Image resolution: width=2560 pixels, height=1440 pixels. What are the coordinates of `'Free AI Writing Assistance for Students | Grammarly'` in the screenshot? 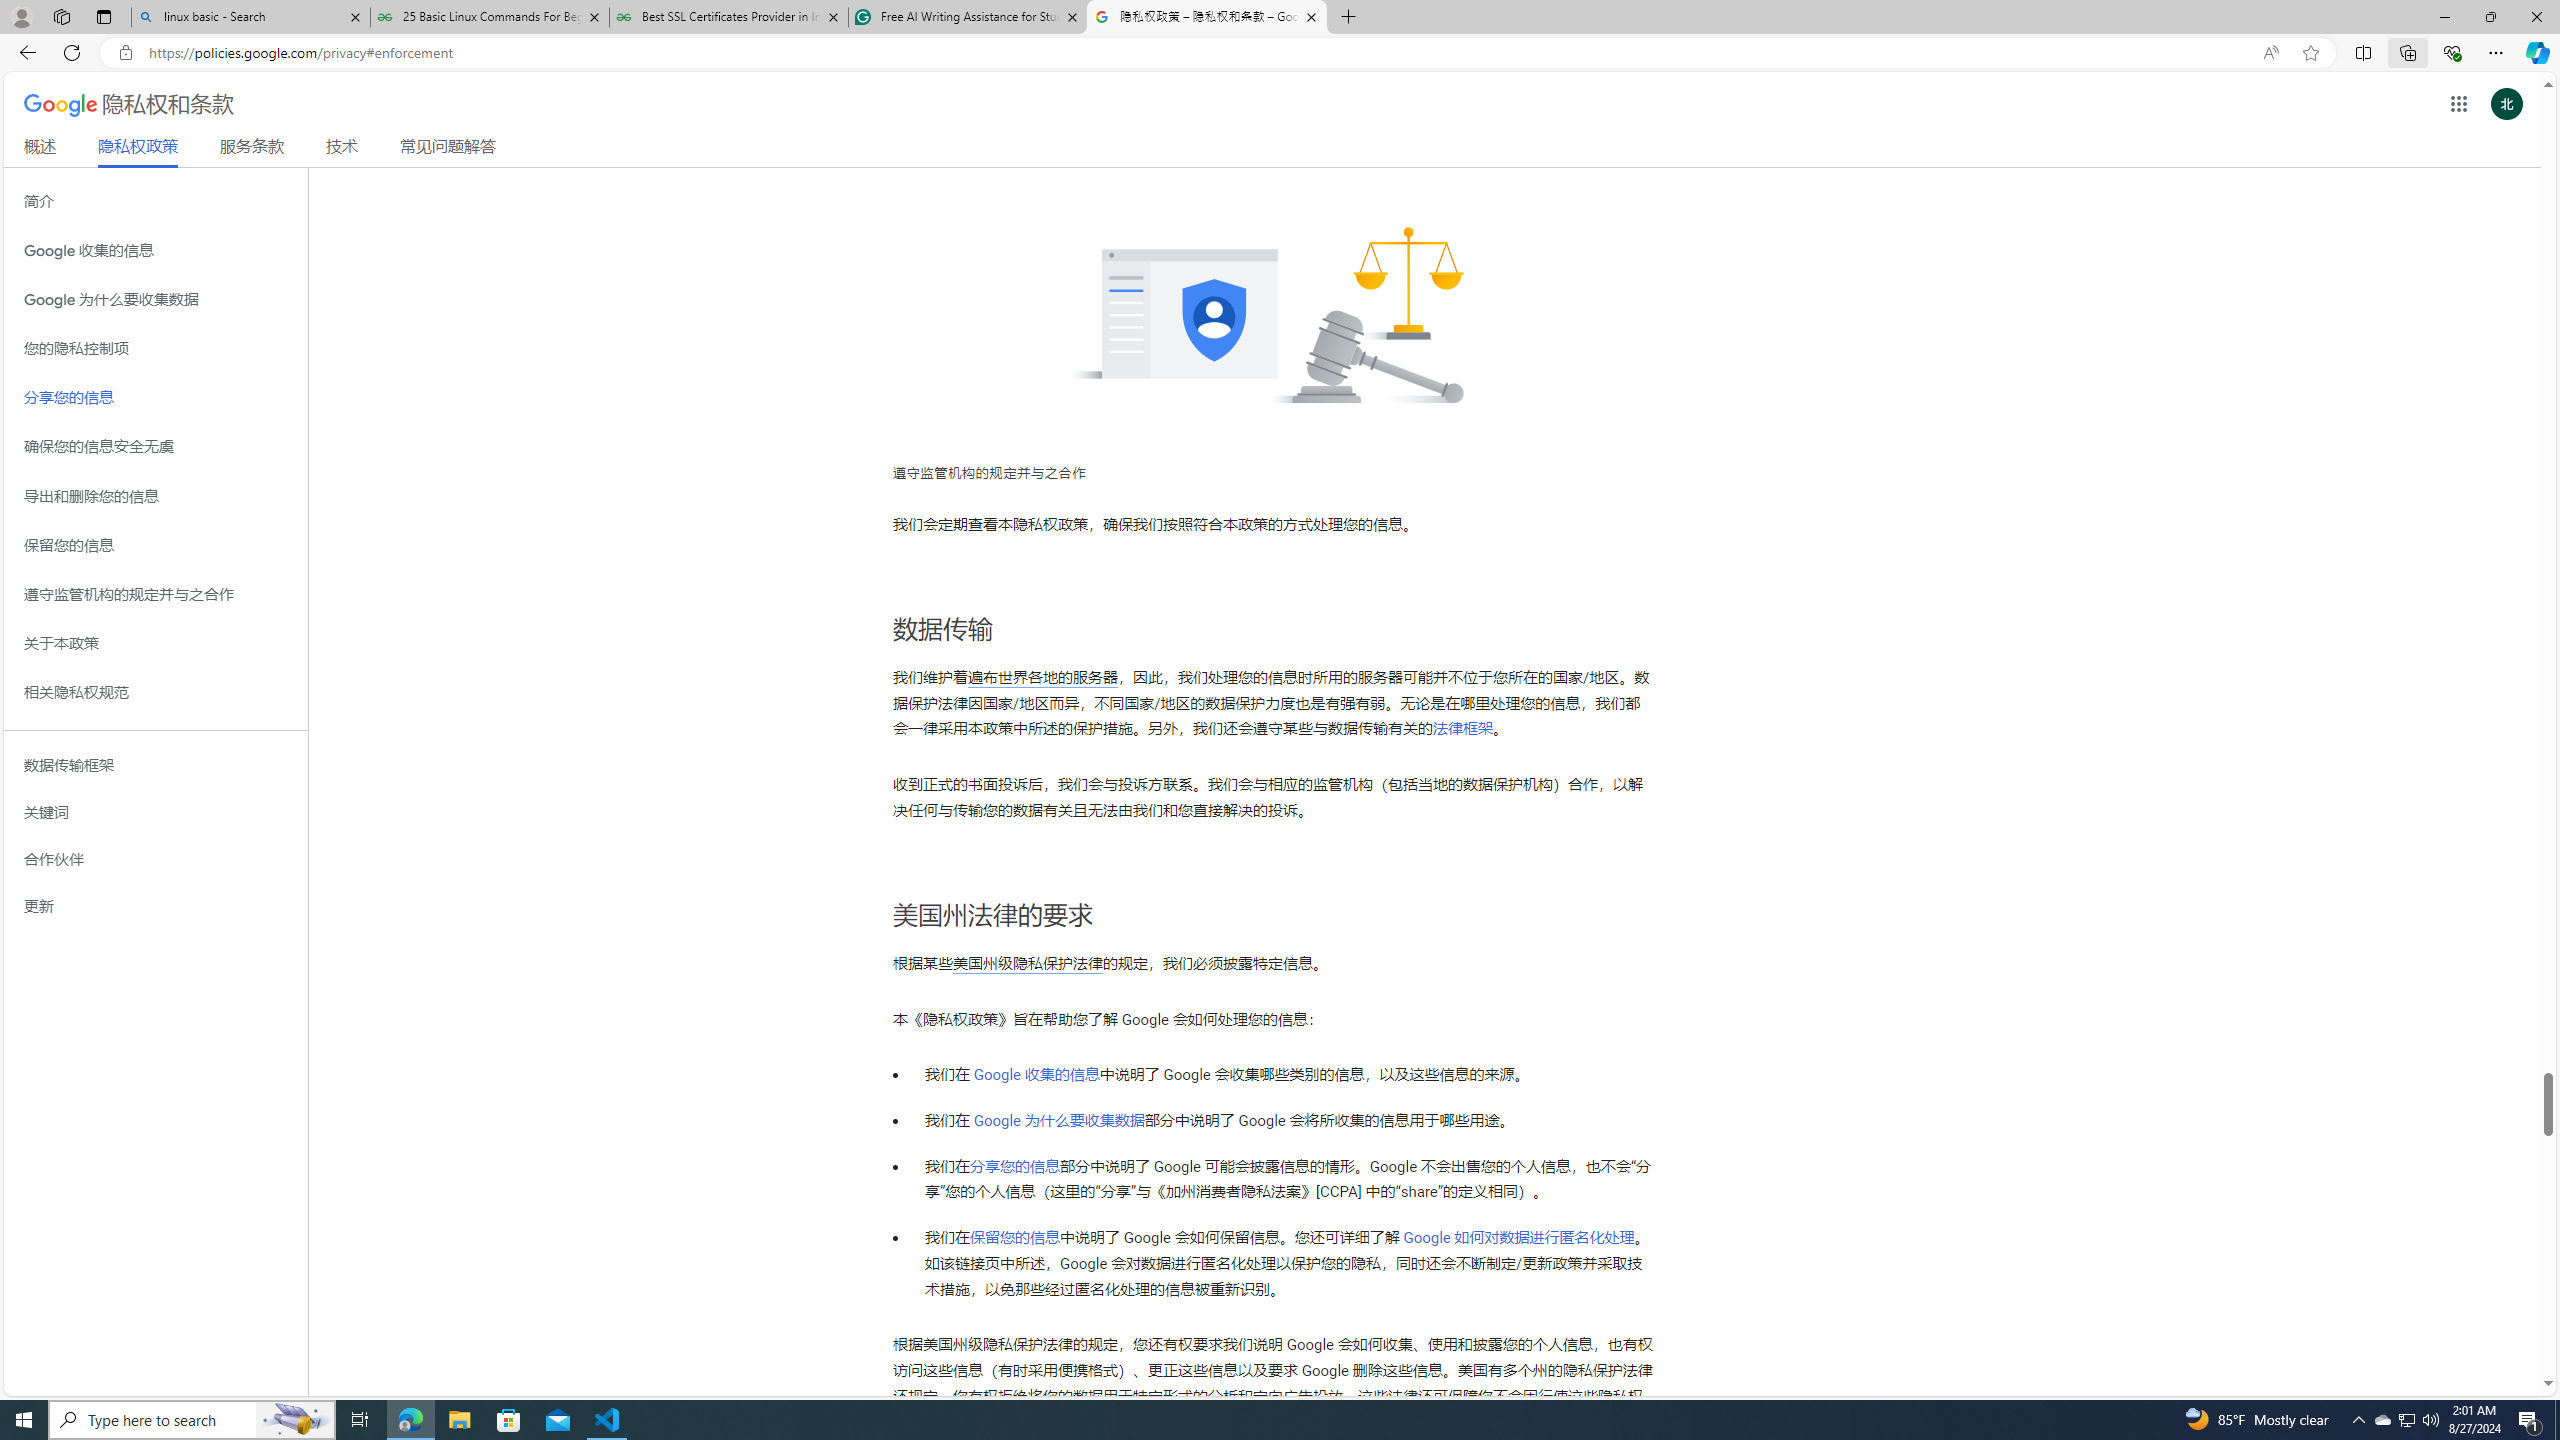 It's located at (966, 16).